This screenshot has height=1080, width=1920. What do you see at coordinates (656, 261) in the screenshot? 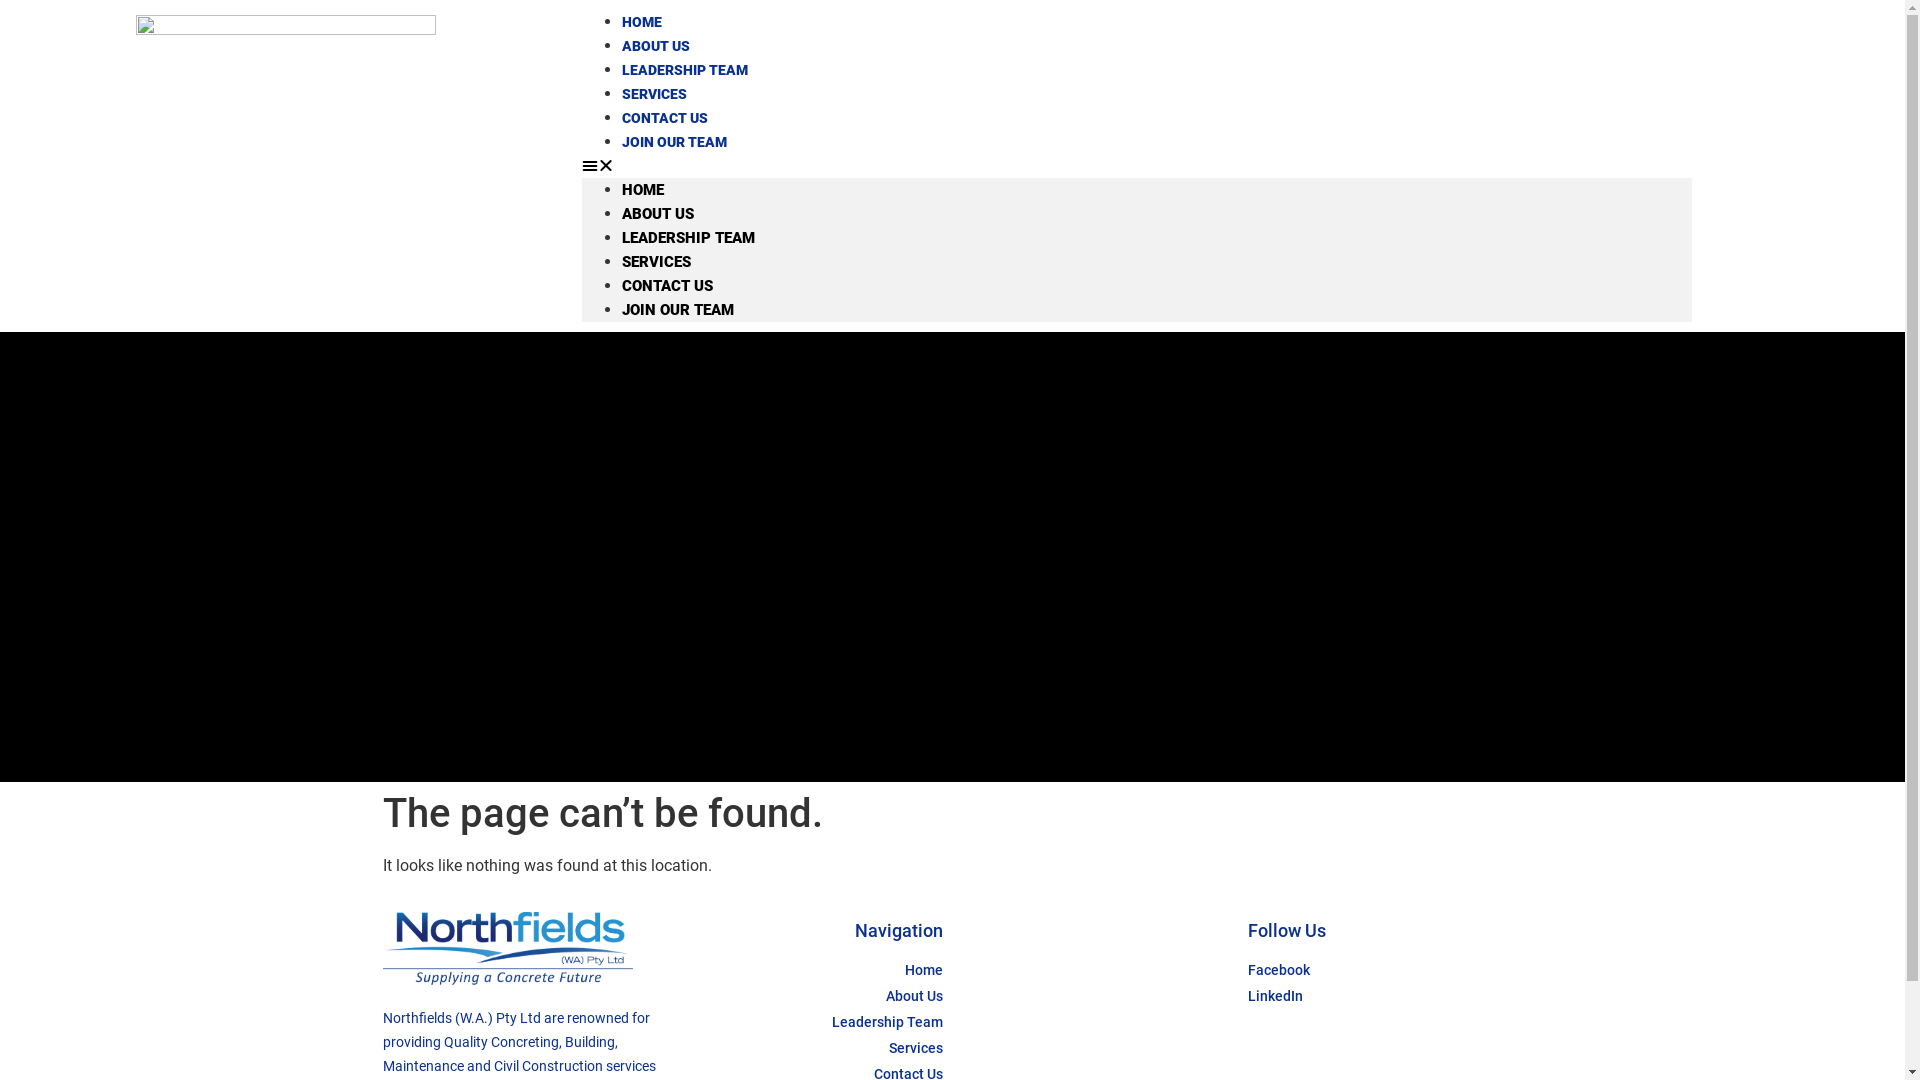
I see `'SERVICES'` at bounding box center [656, 261].